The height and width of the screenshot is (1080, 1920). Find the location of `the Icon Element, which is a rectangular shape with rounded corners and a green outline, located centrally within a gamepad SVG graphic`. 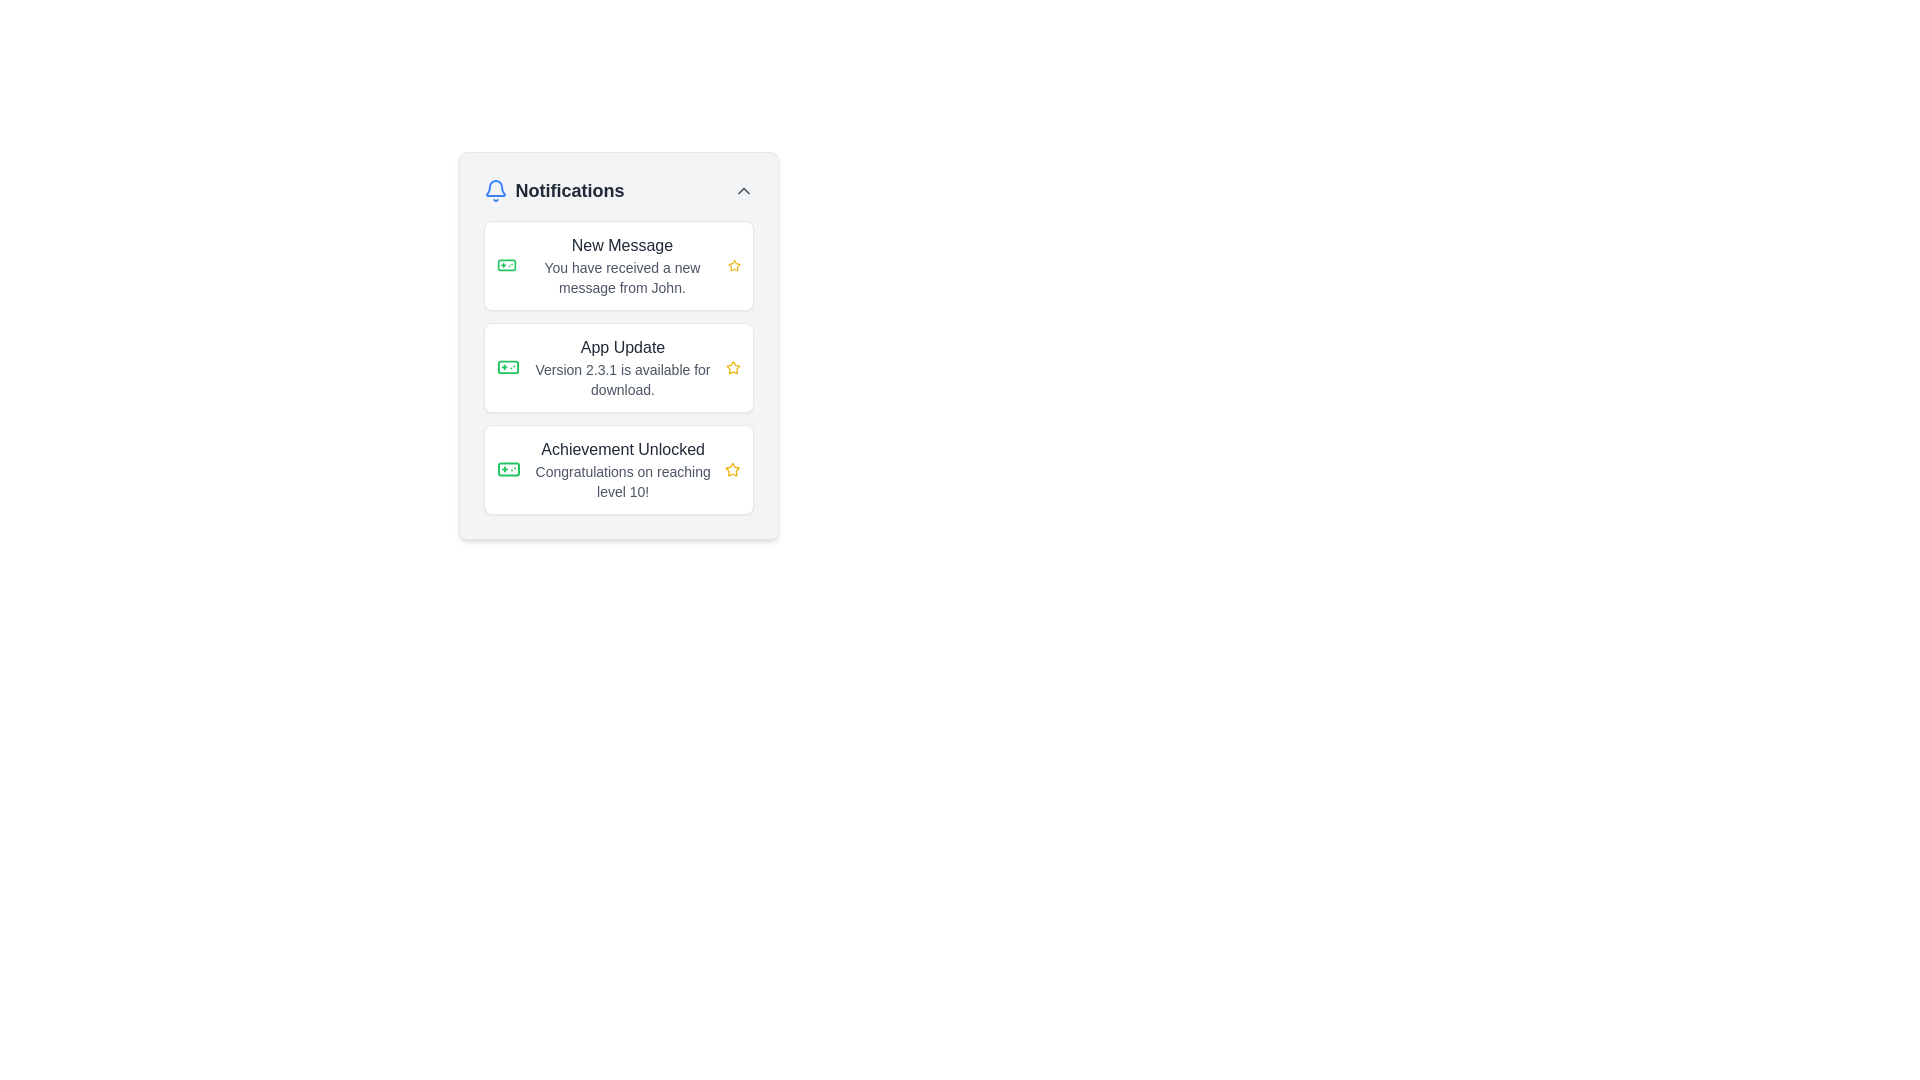

the Icon Element, which is a rectangular shape with rounded corners and a green outline, located centrally within a gamepad SVG graphic is located at coordinates (506, 265).